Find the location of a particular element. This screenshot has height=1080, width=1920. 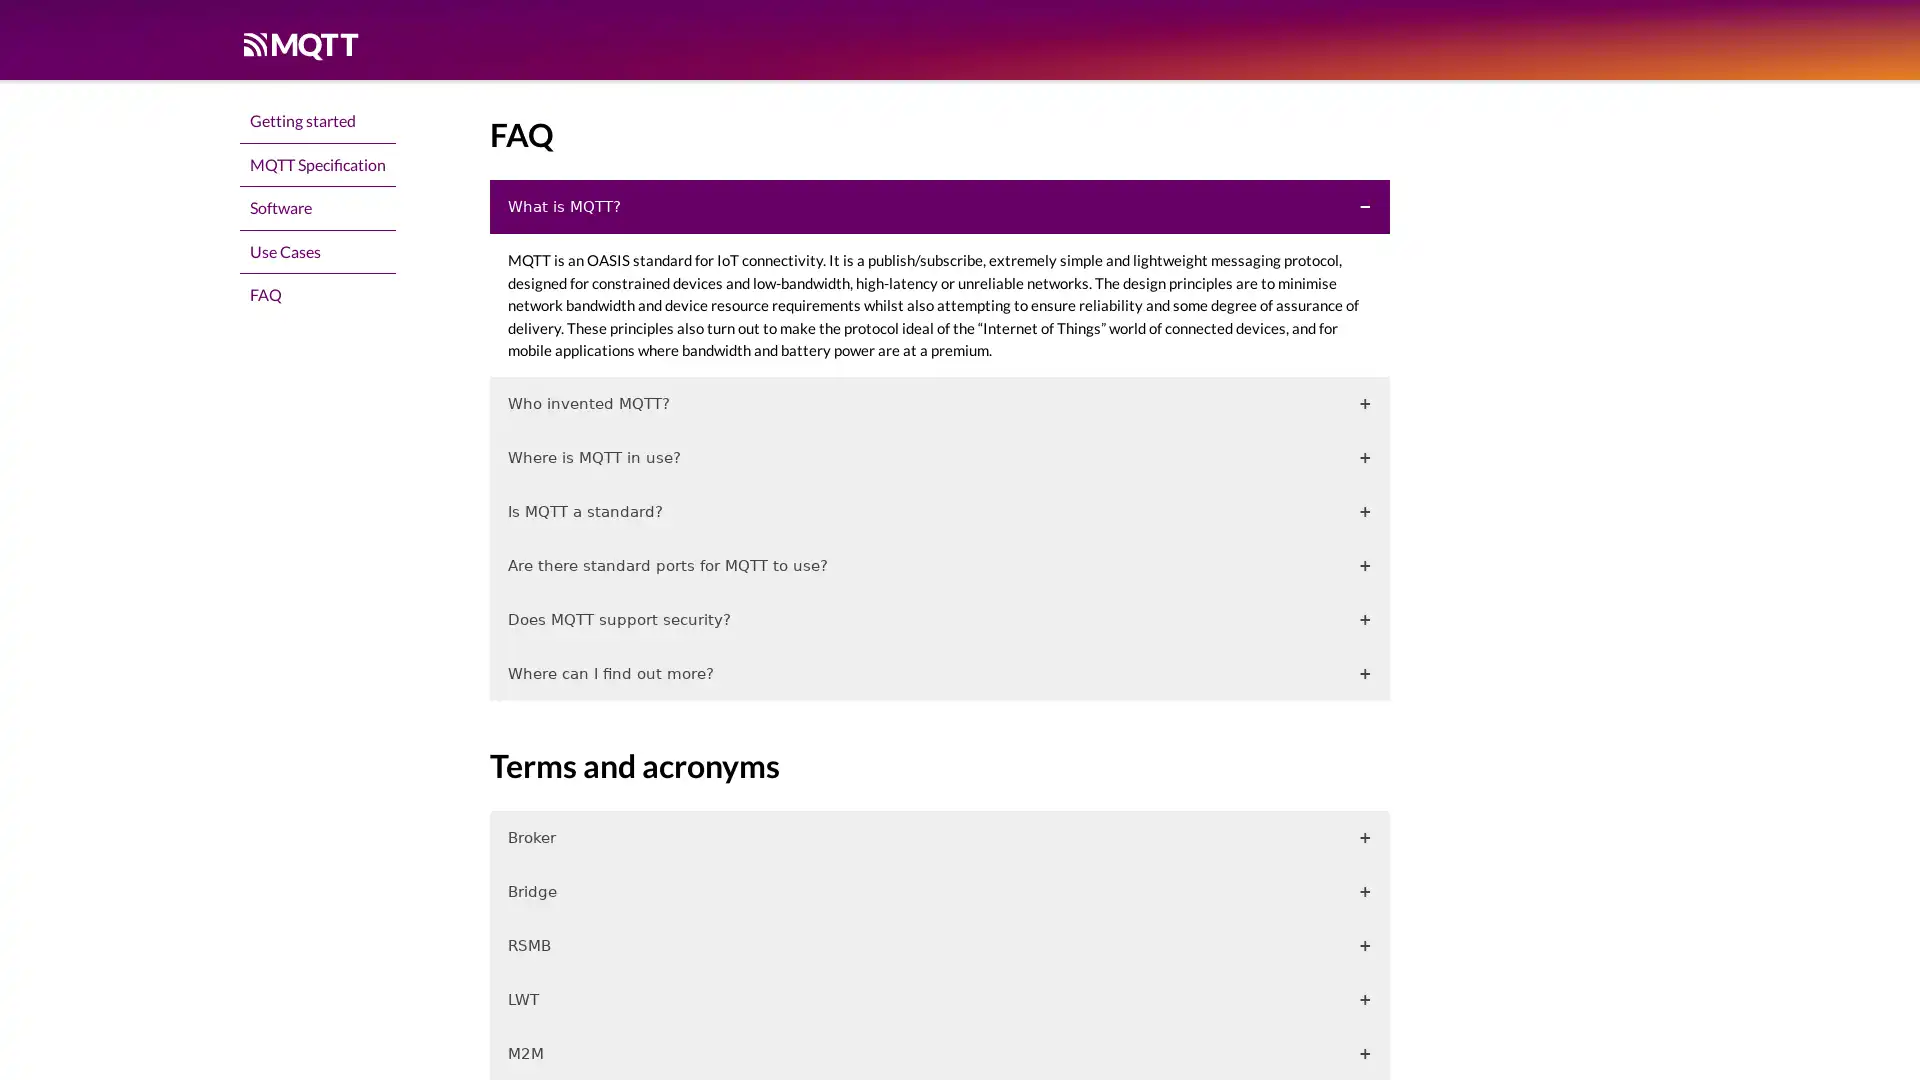

Is MQTT a standard? + is located at coordinates (939, 509).